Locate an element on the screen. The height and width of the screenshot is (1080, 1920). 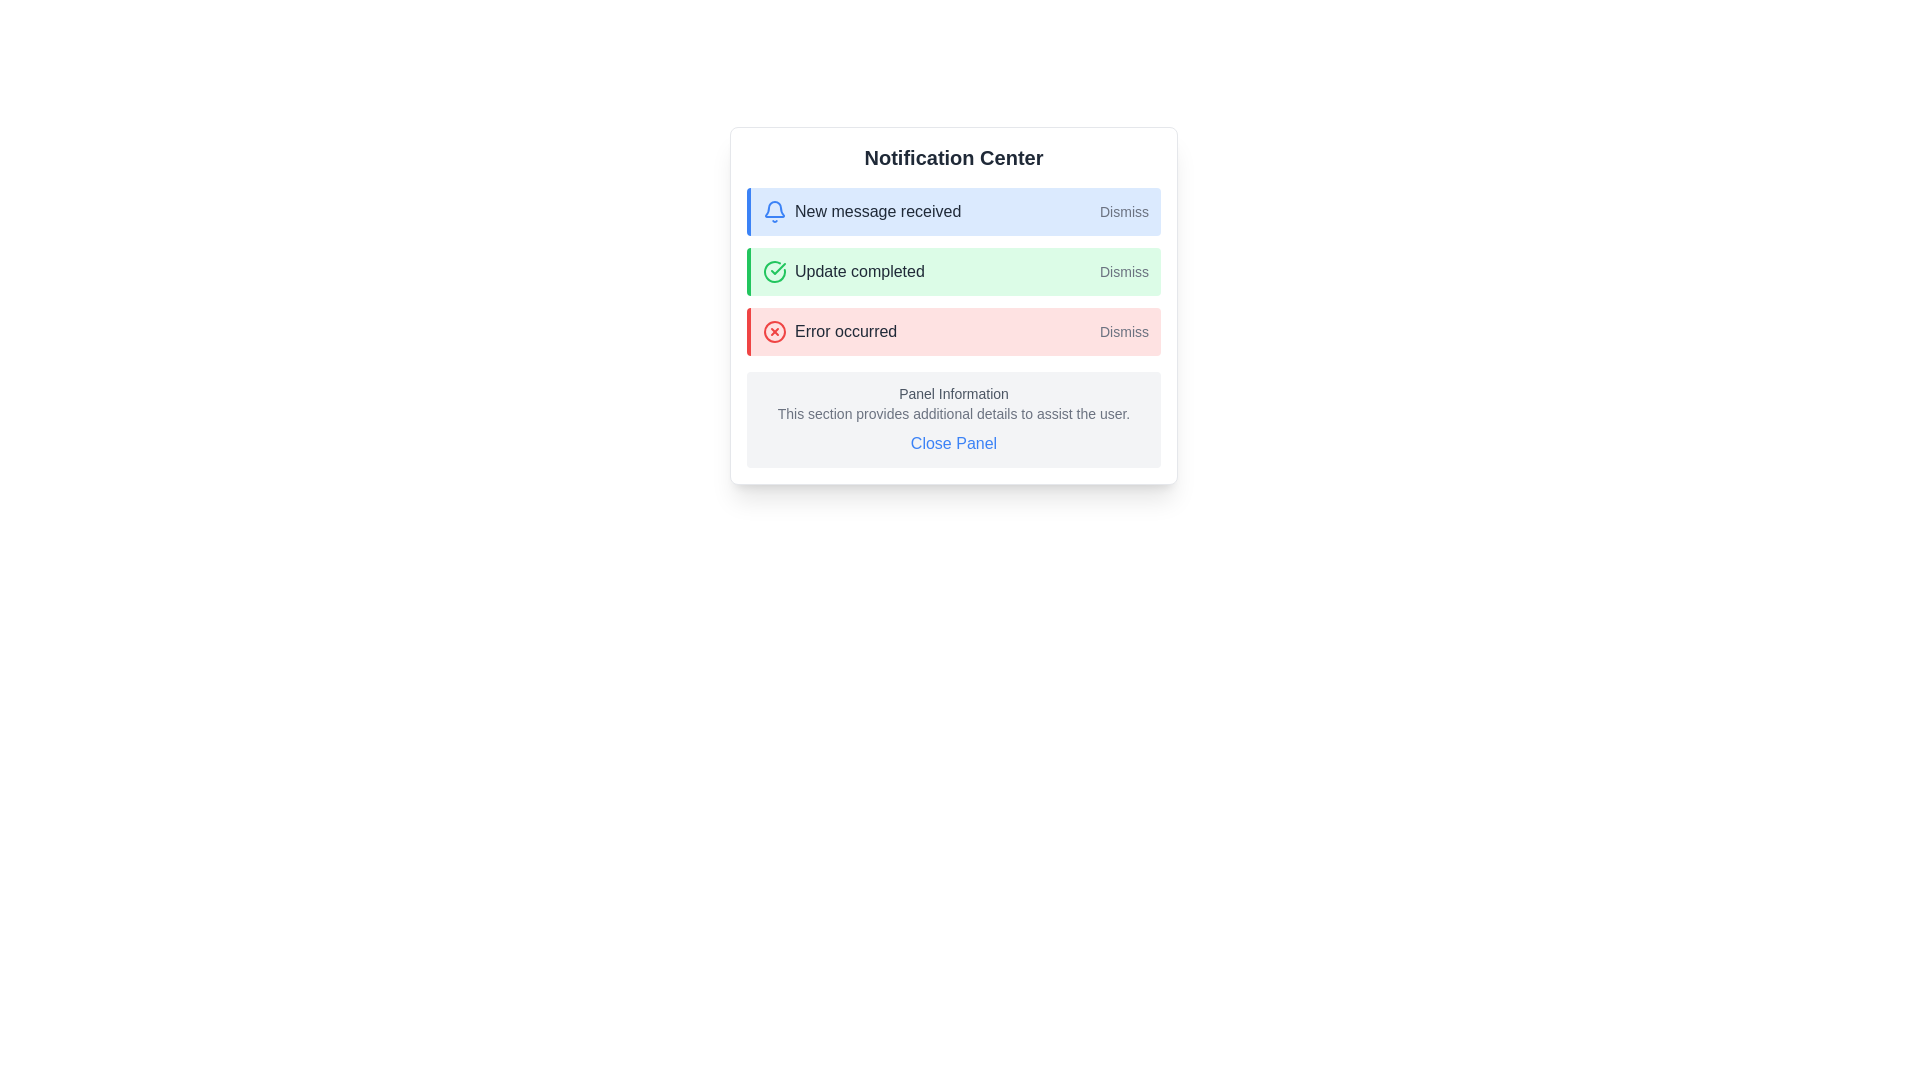
the text-based button located at the right end of the 'Error occurred' notification card with a red background is located at coordinates (1124, 330).